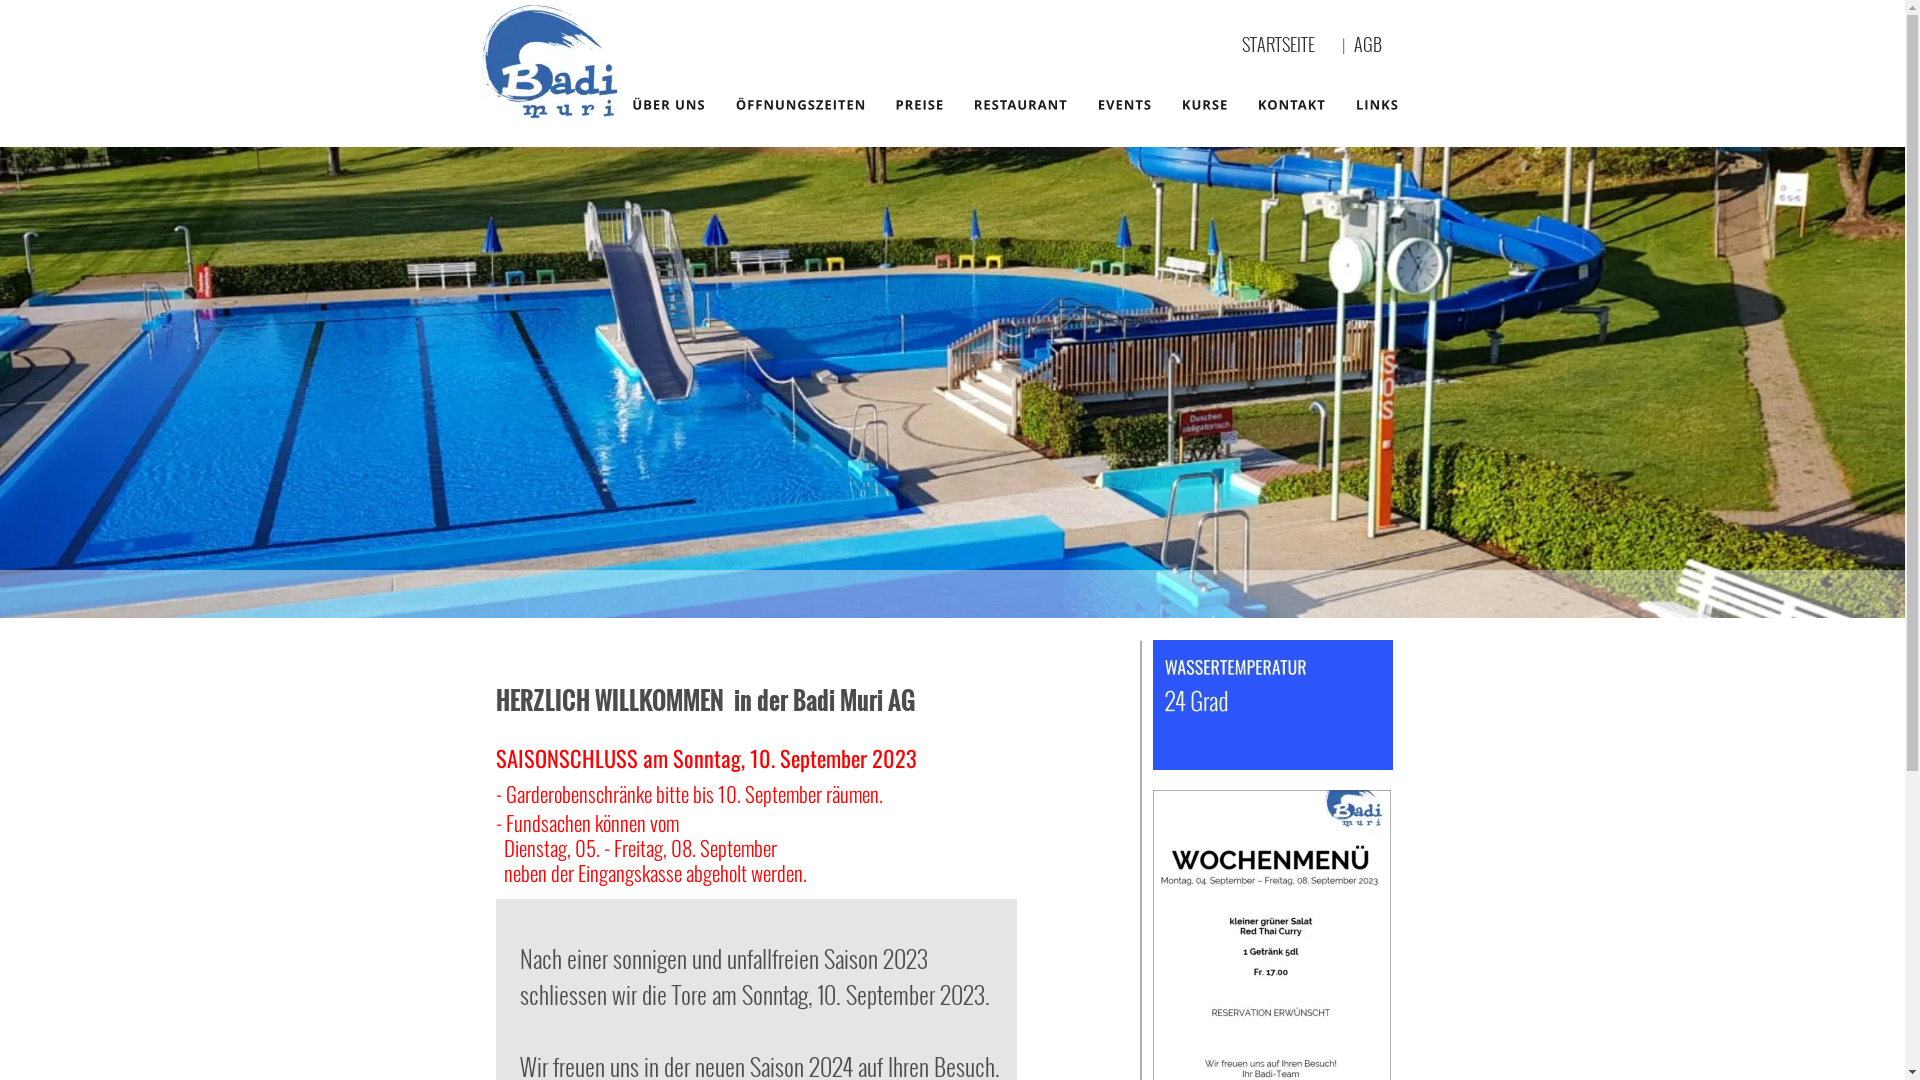  What do you see at coordinates (1353, 43) in the screenshot?
I see `'AGB   '` at bounding box center [1353, 43].